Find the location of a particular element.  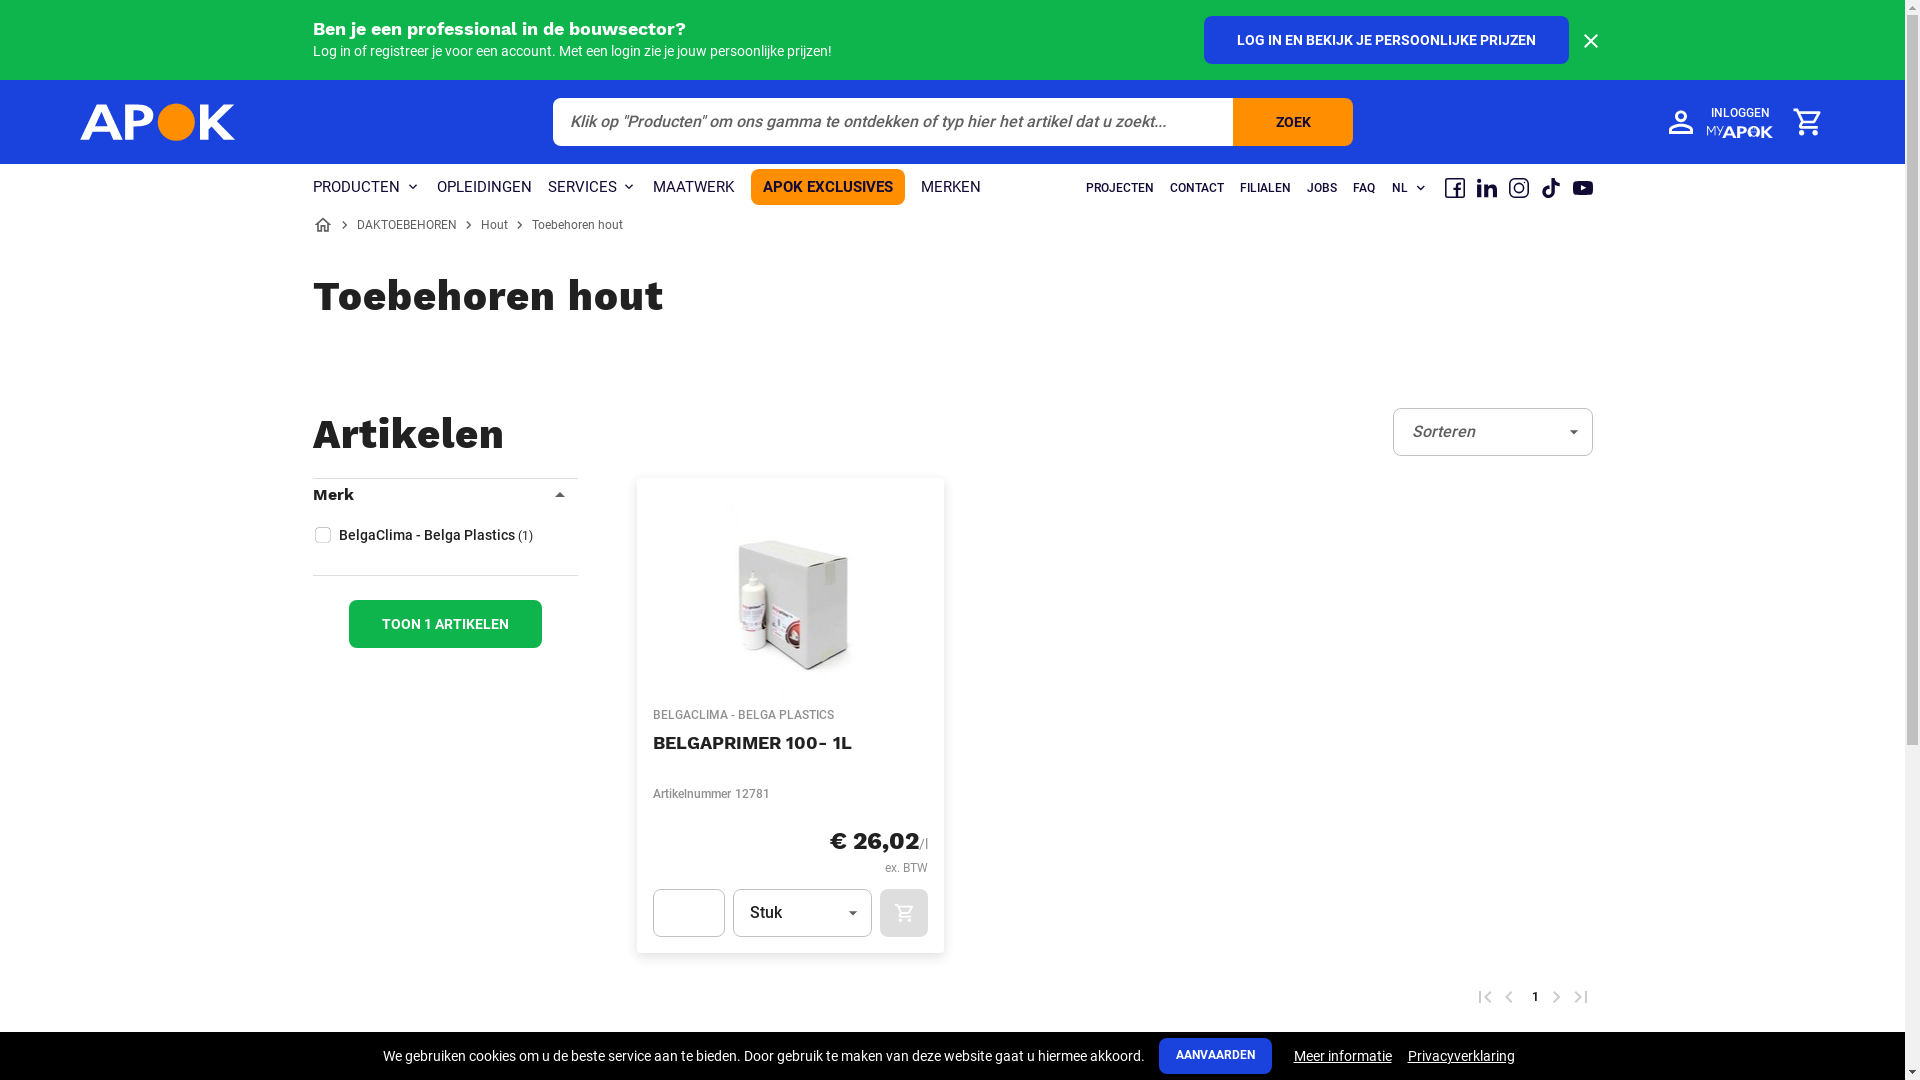

'MAATWERK' is located at coordinates (692, 187).